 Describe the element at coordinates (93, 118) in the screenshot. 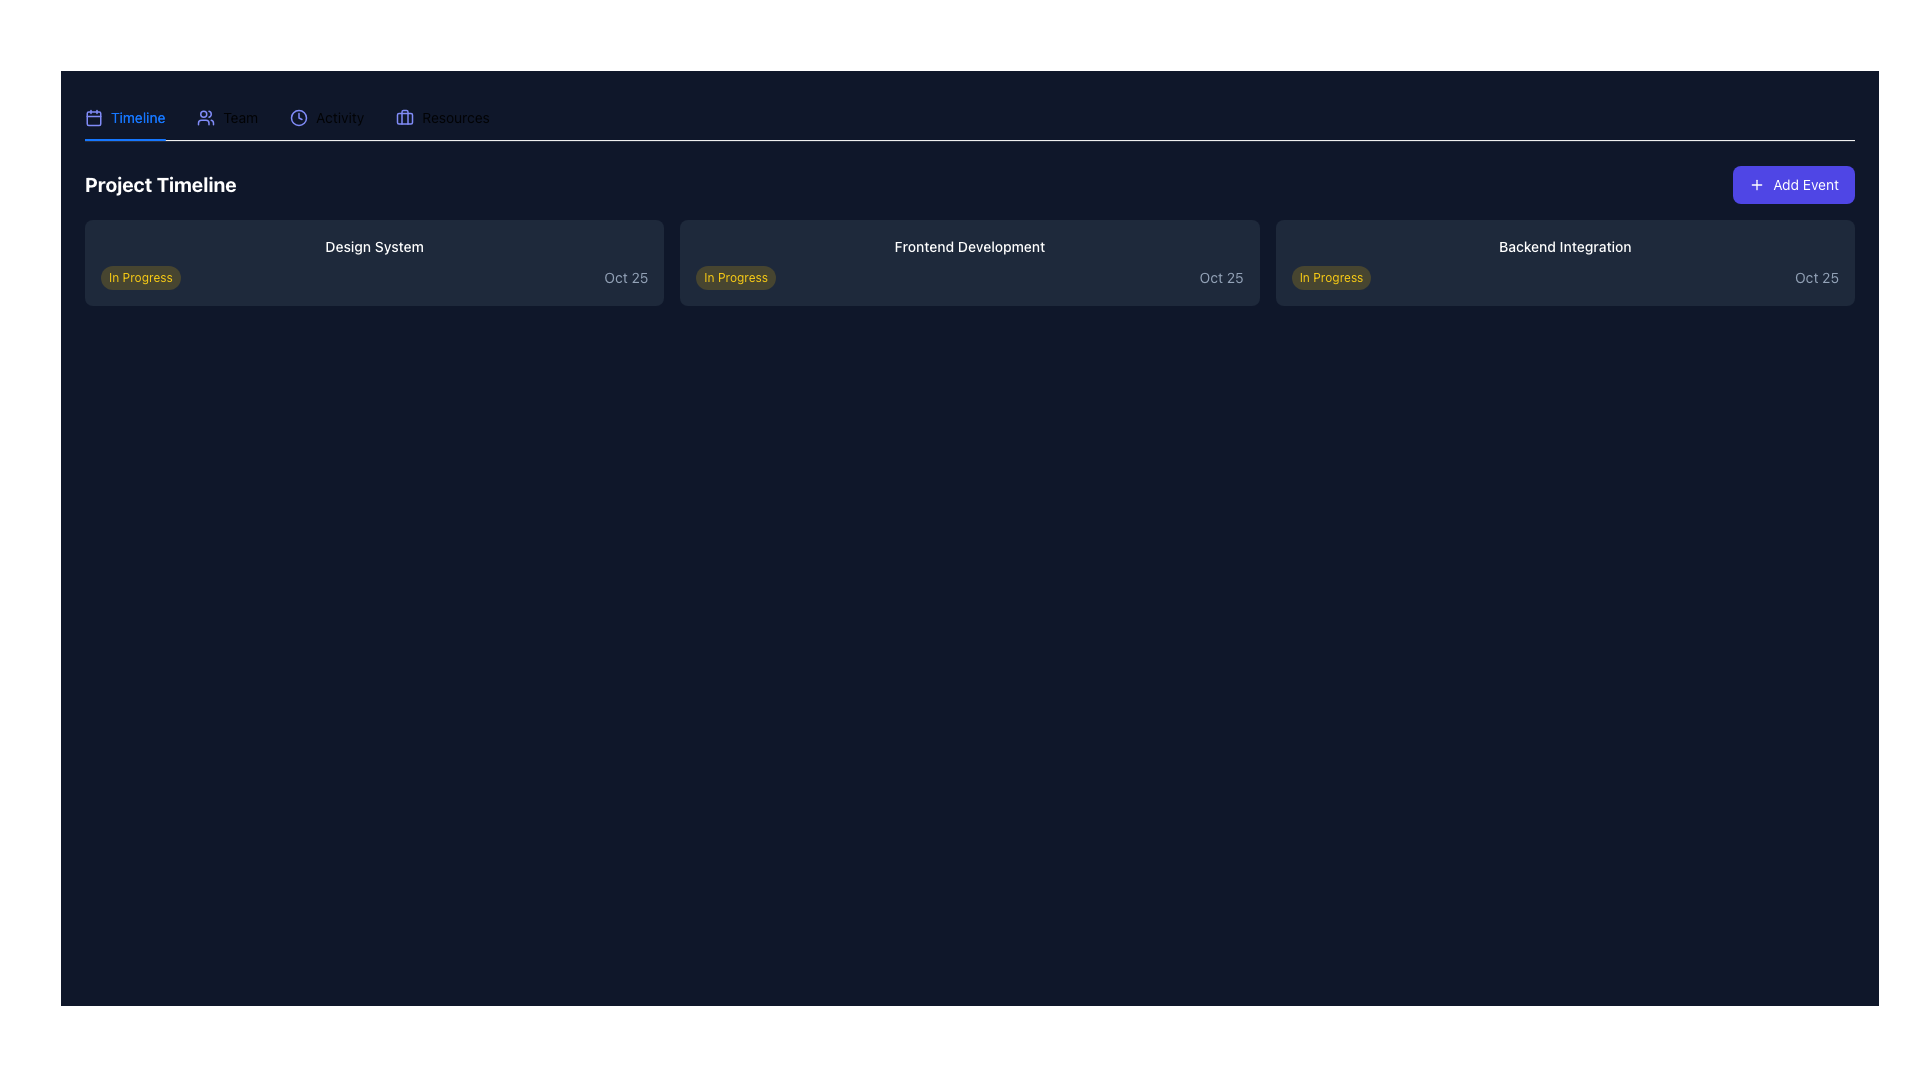

I see `the calendar icon in the navigation interface, which is located to the left of the 'Timeline' text` at that location.